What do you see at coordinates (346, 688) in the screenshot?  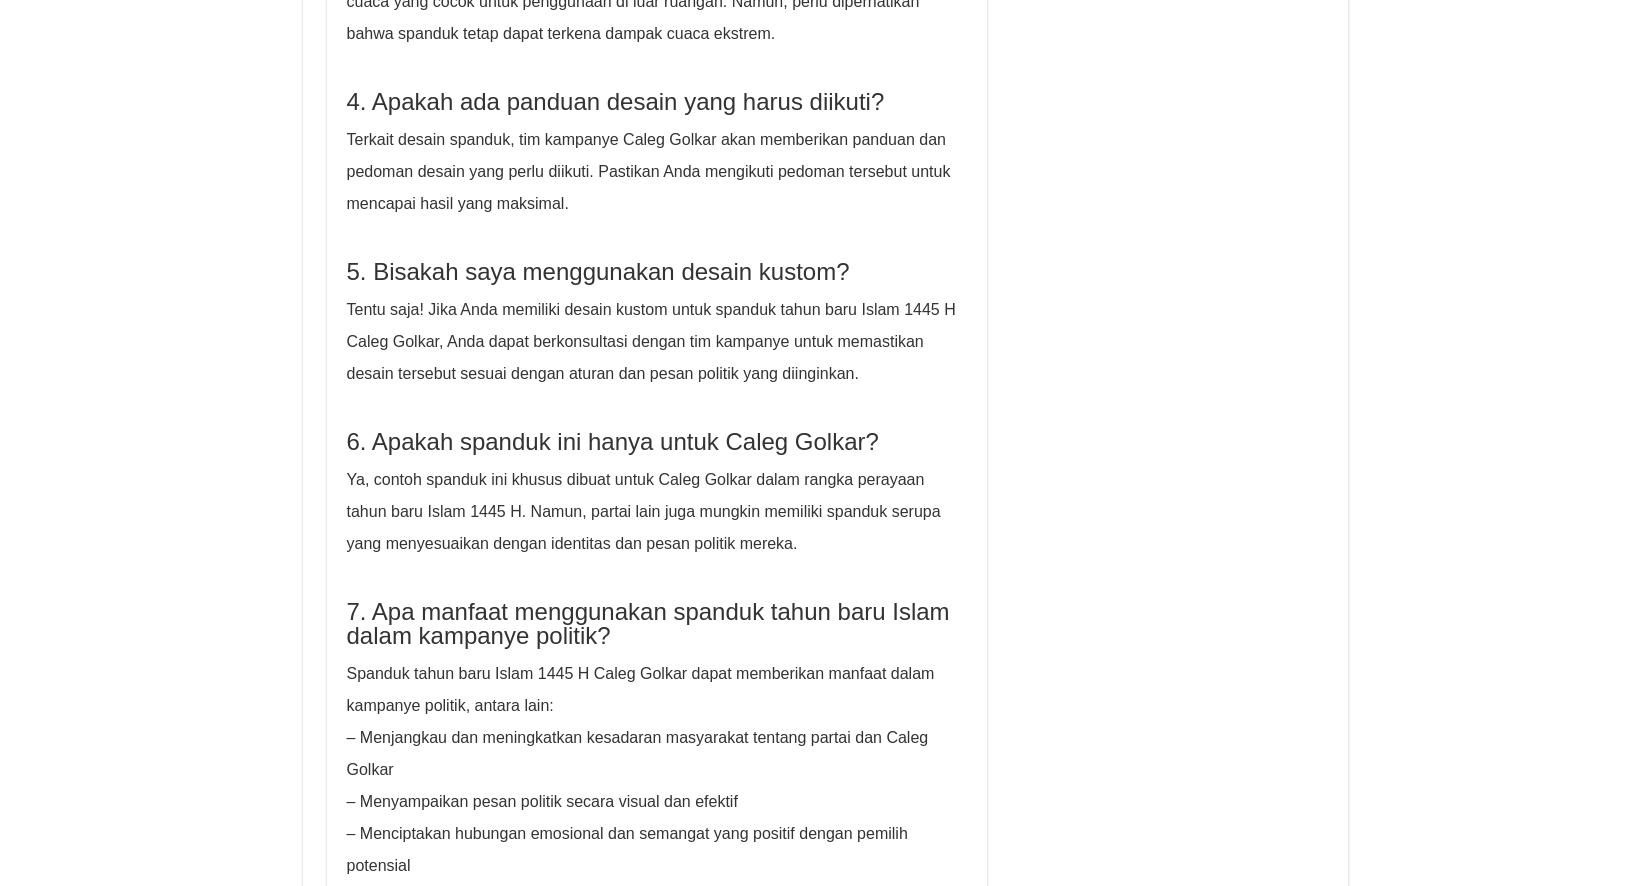 I see `'Spanduk tahun baru Islam 1445 H Caleg Golkar dapat memberikan manfaat dalam kampanye politik, antara lain:'` at bounding box center [346, 688].